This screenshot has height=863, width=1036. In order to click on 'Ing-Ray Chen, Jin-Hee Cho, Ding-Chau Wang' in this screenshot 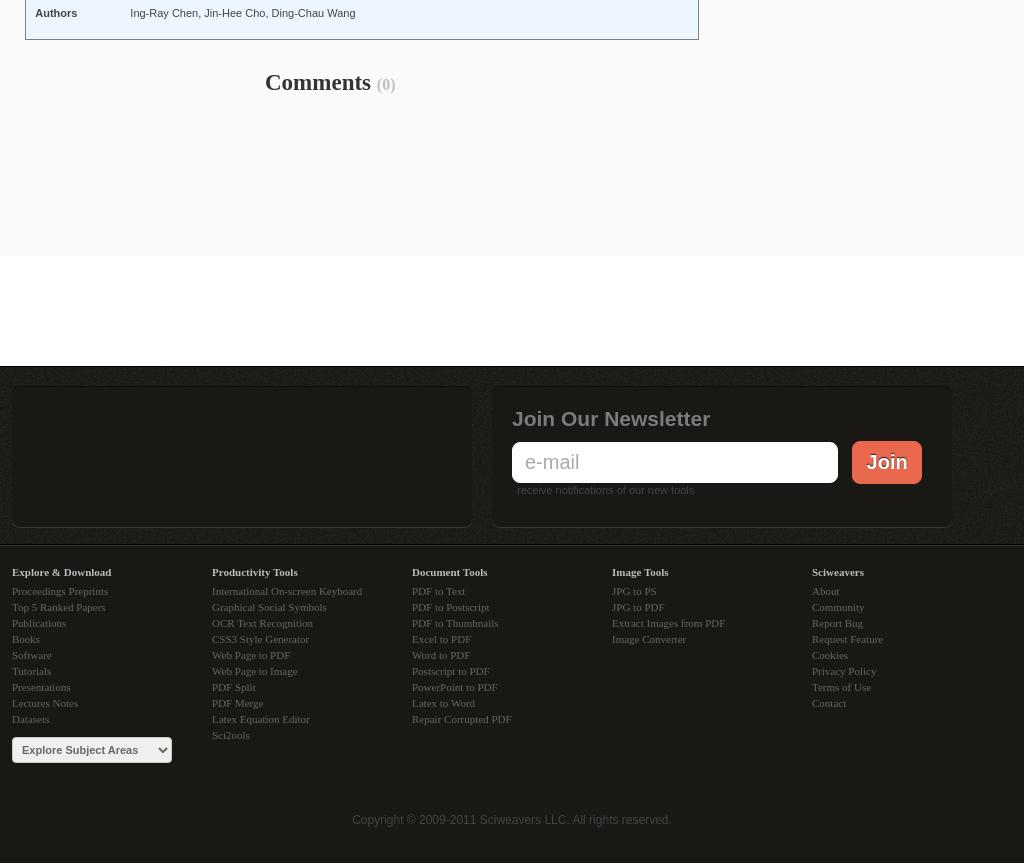, I will do `click(242, 13)`.